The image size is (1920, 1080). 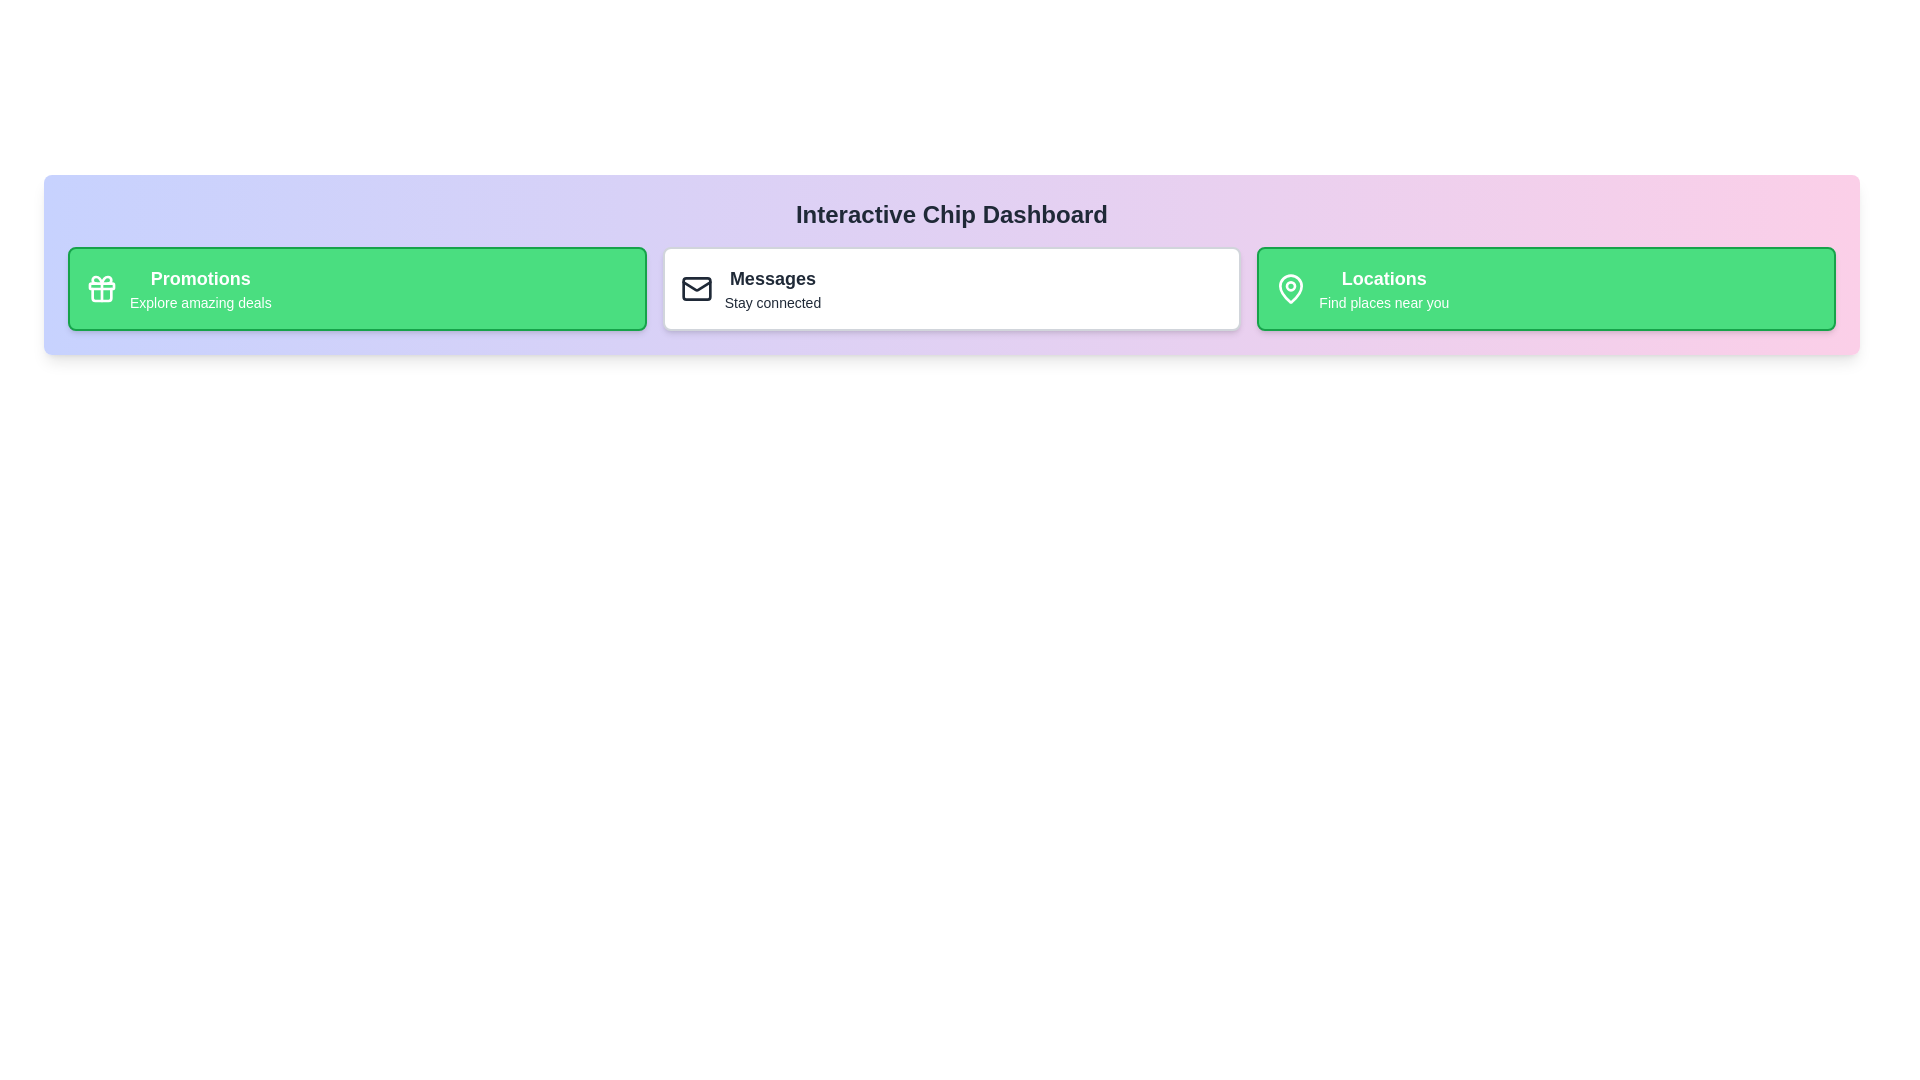 What do you see at coordinates (950, 289) in the screenshot?
I see `the chip labeled Messages to observe the hover effect` at bounding box center [950, 289].